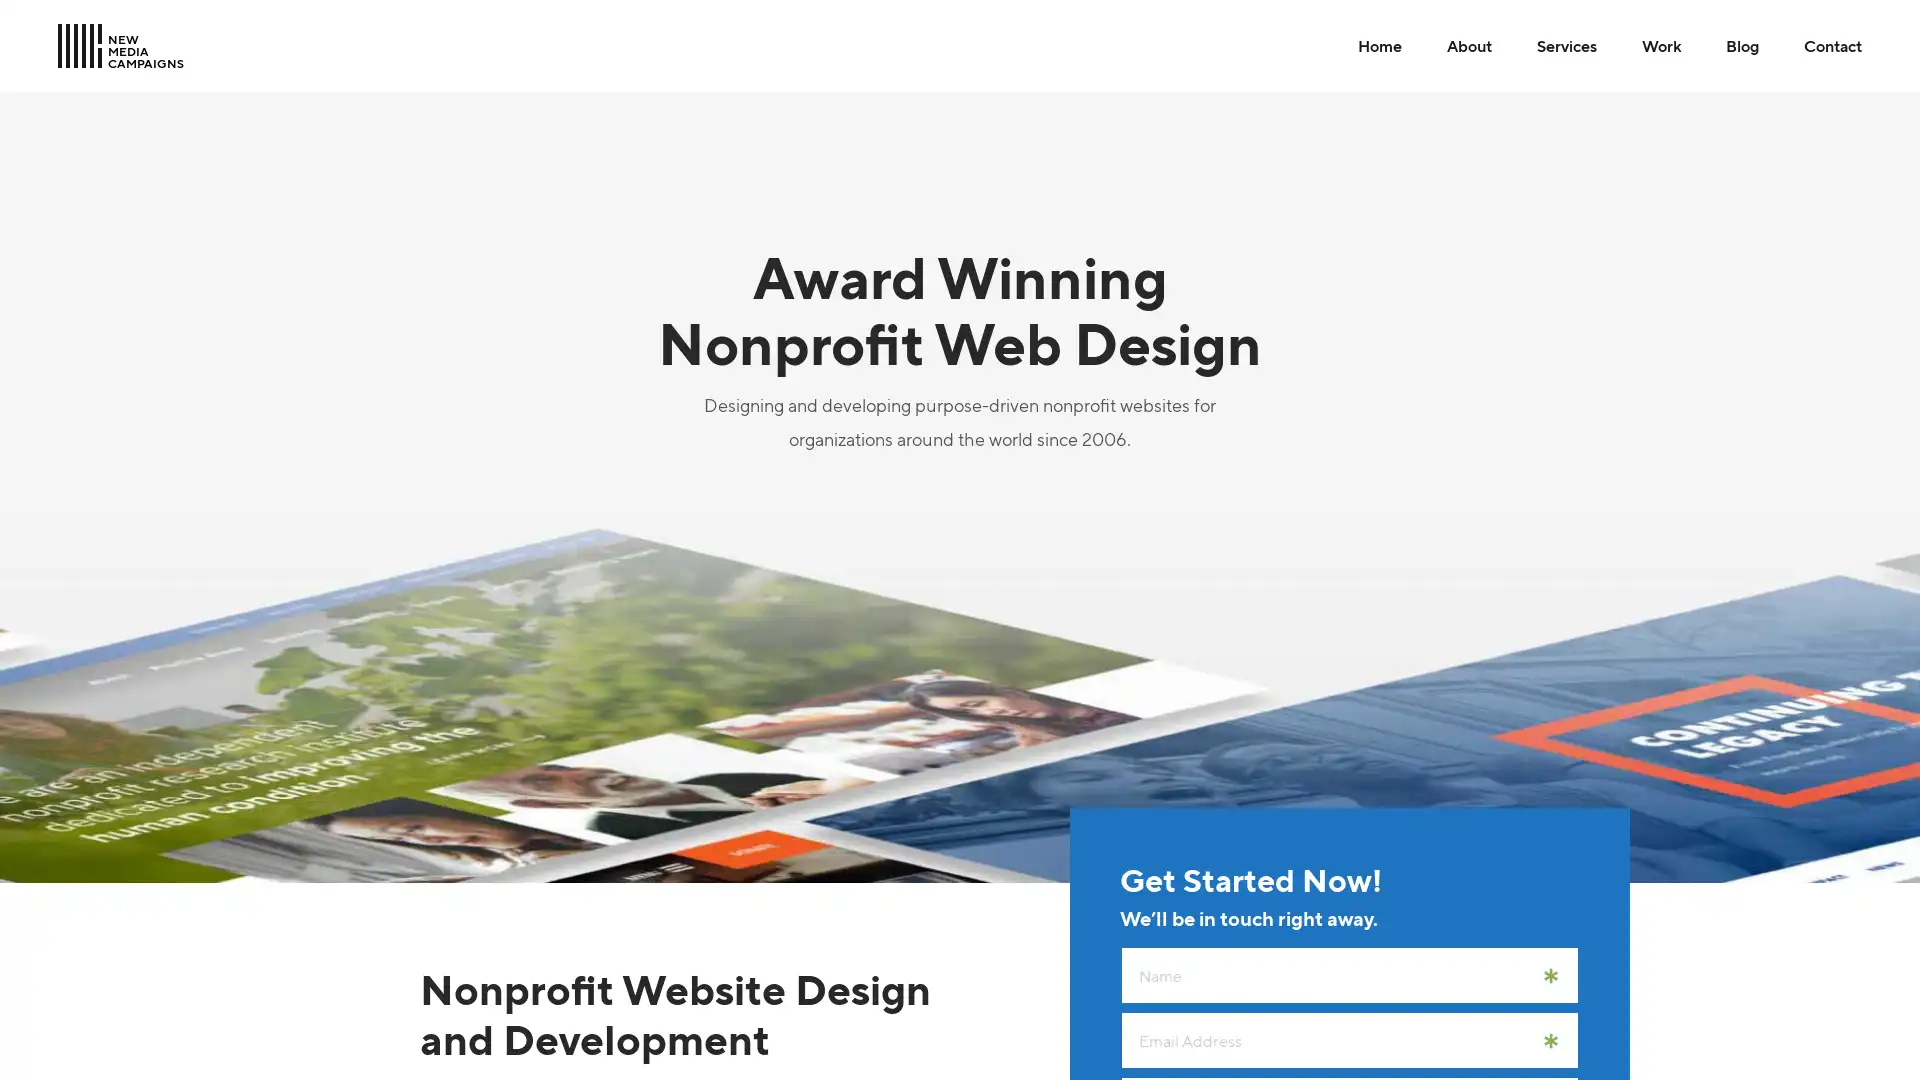 This screenshot has width=1920, height=1080. I want to click on Skip to Main Content, so click(20, 20).